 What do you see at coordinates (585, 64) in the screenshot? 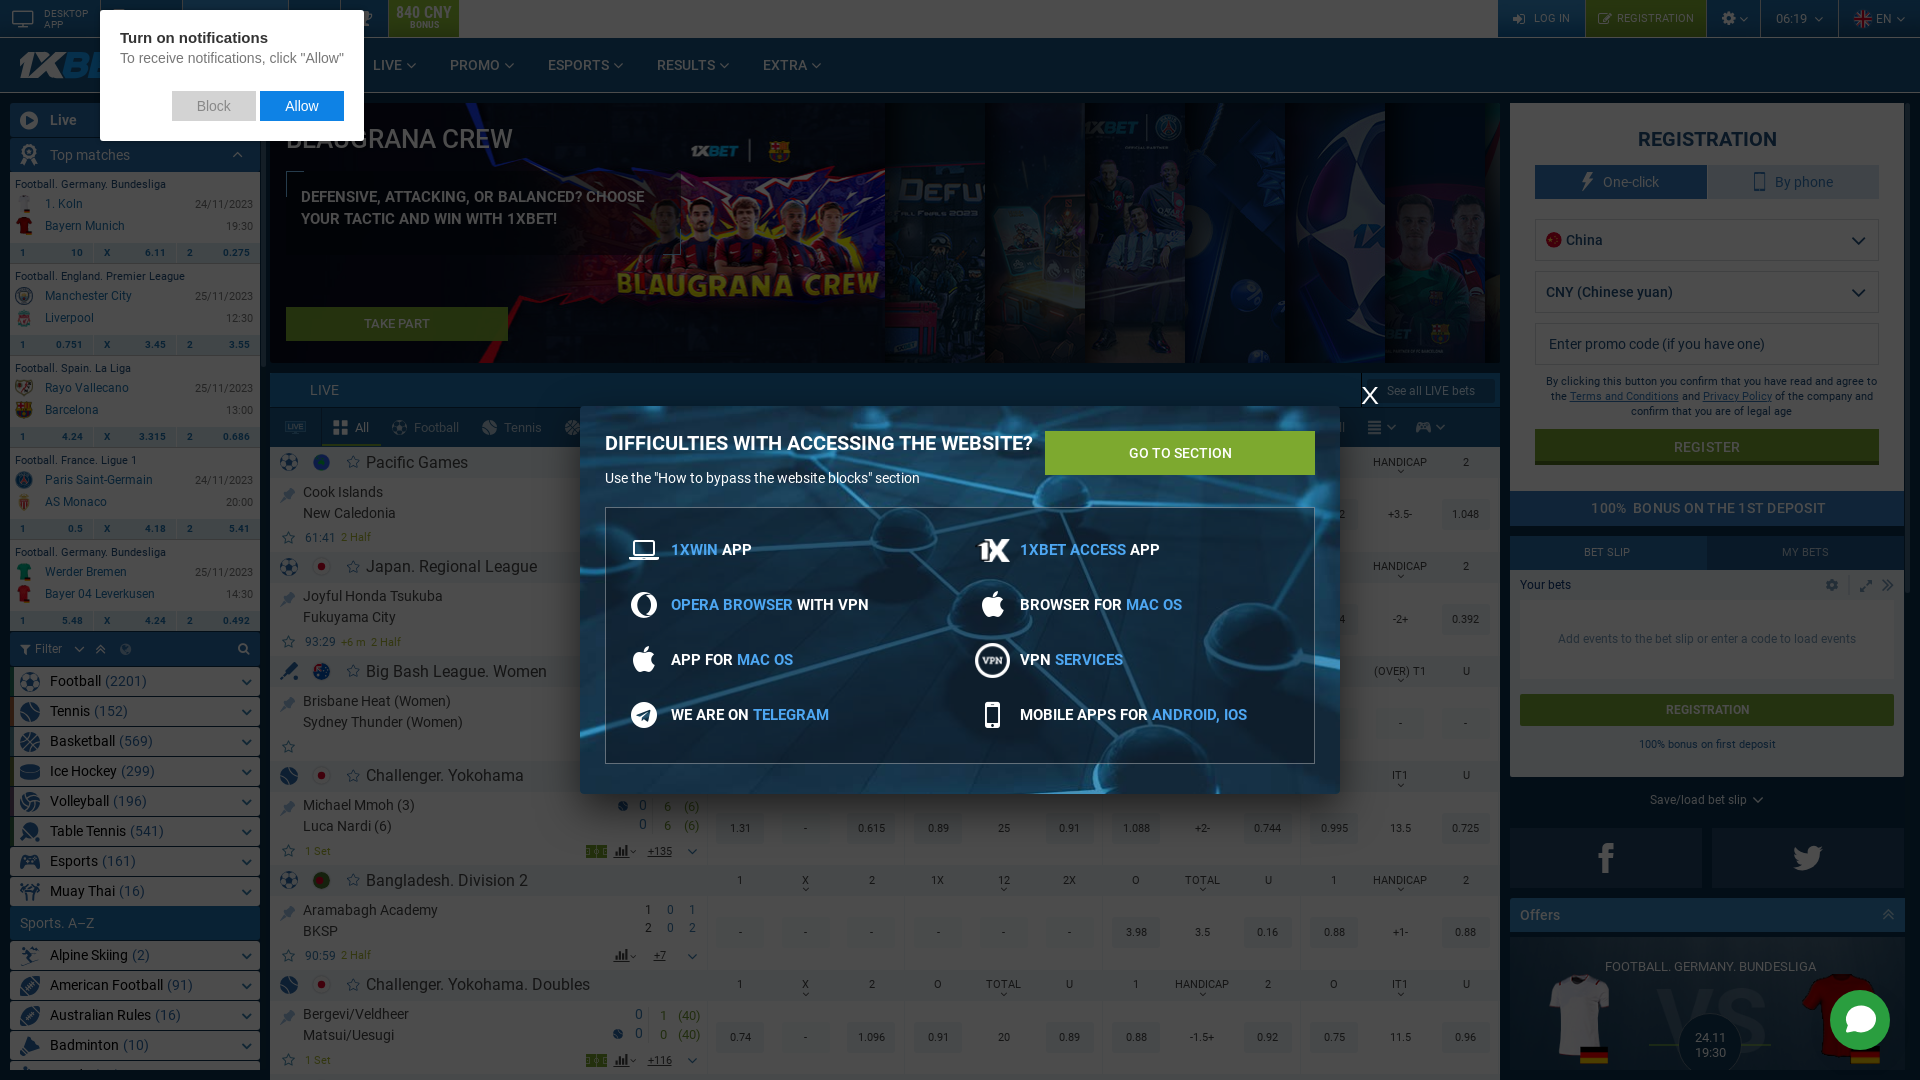
I see `'ESPORTS'` at bounding box center [585, 64].